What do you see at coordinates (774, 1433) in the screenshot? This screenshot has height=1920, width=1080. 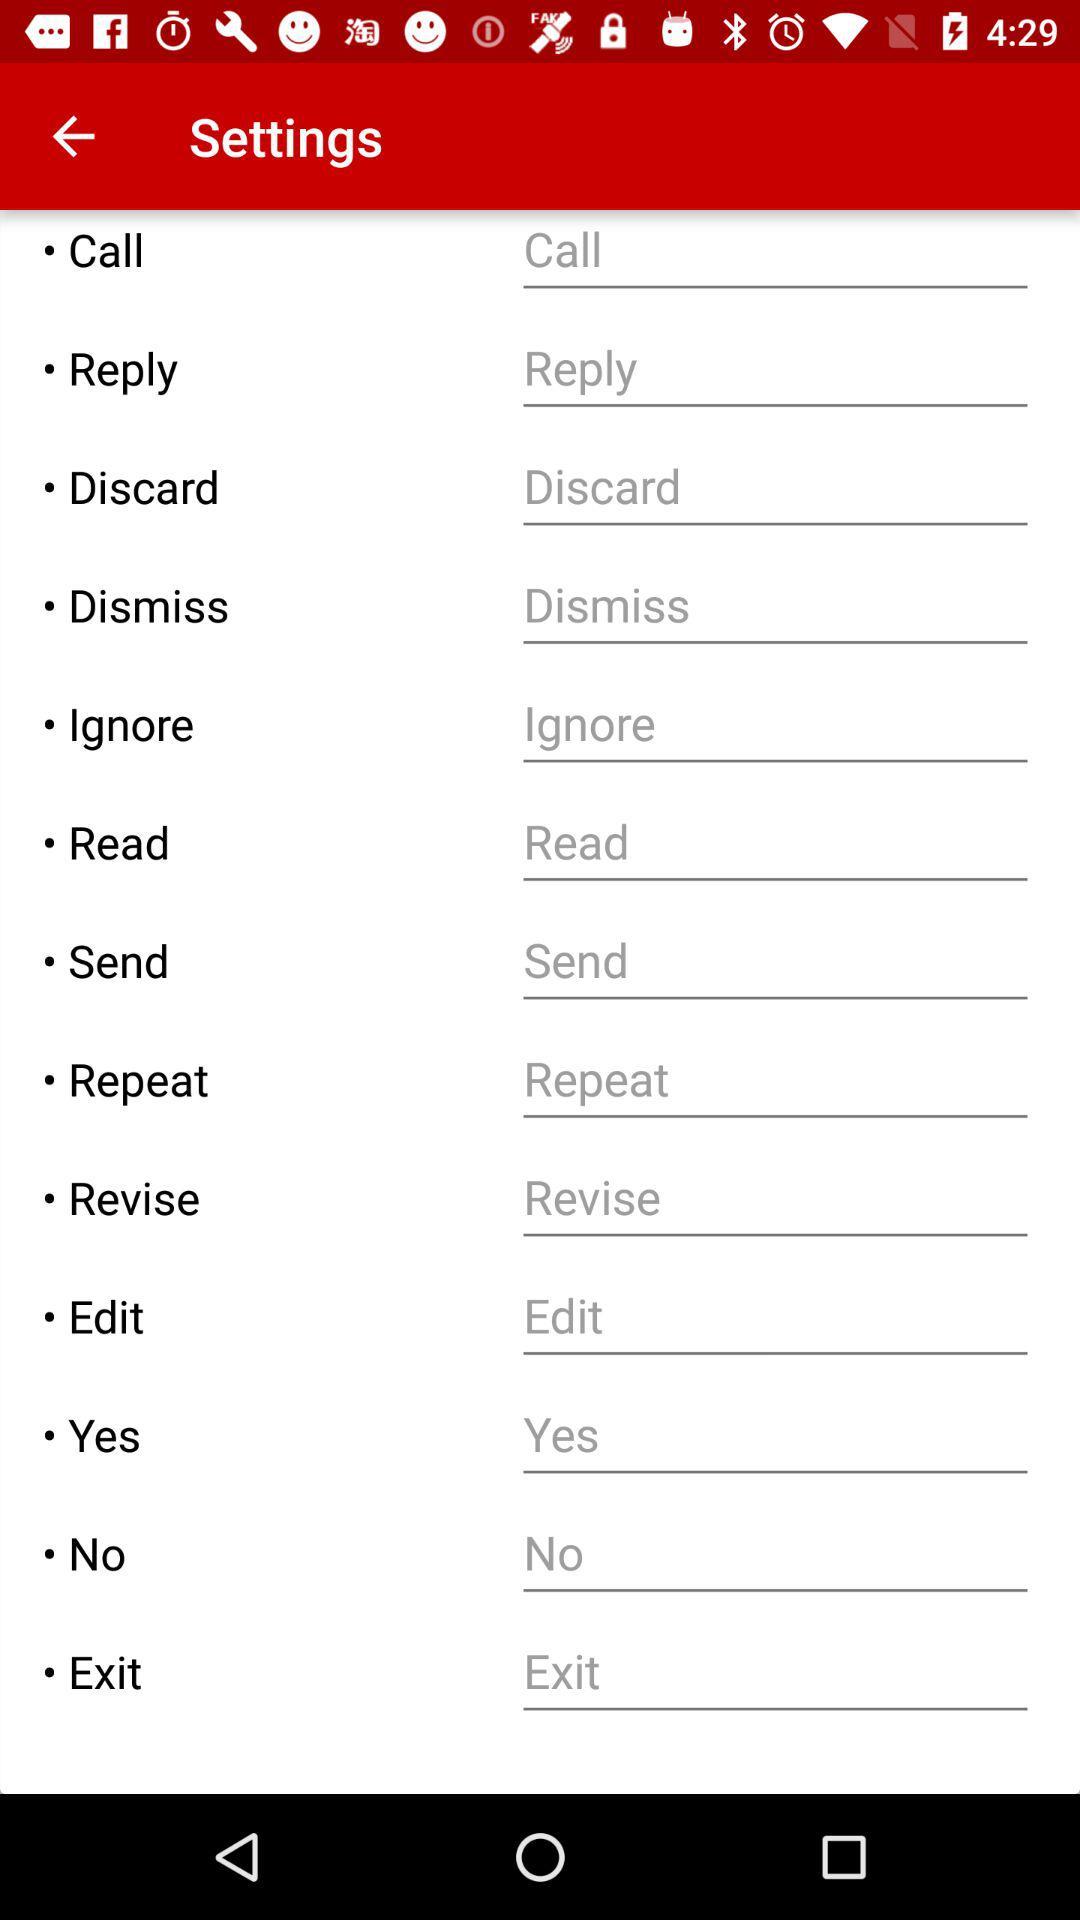 I see `set the option` at bounding box center [774, 1433].